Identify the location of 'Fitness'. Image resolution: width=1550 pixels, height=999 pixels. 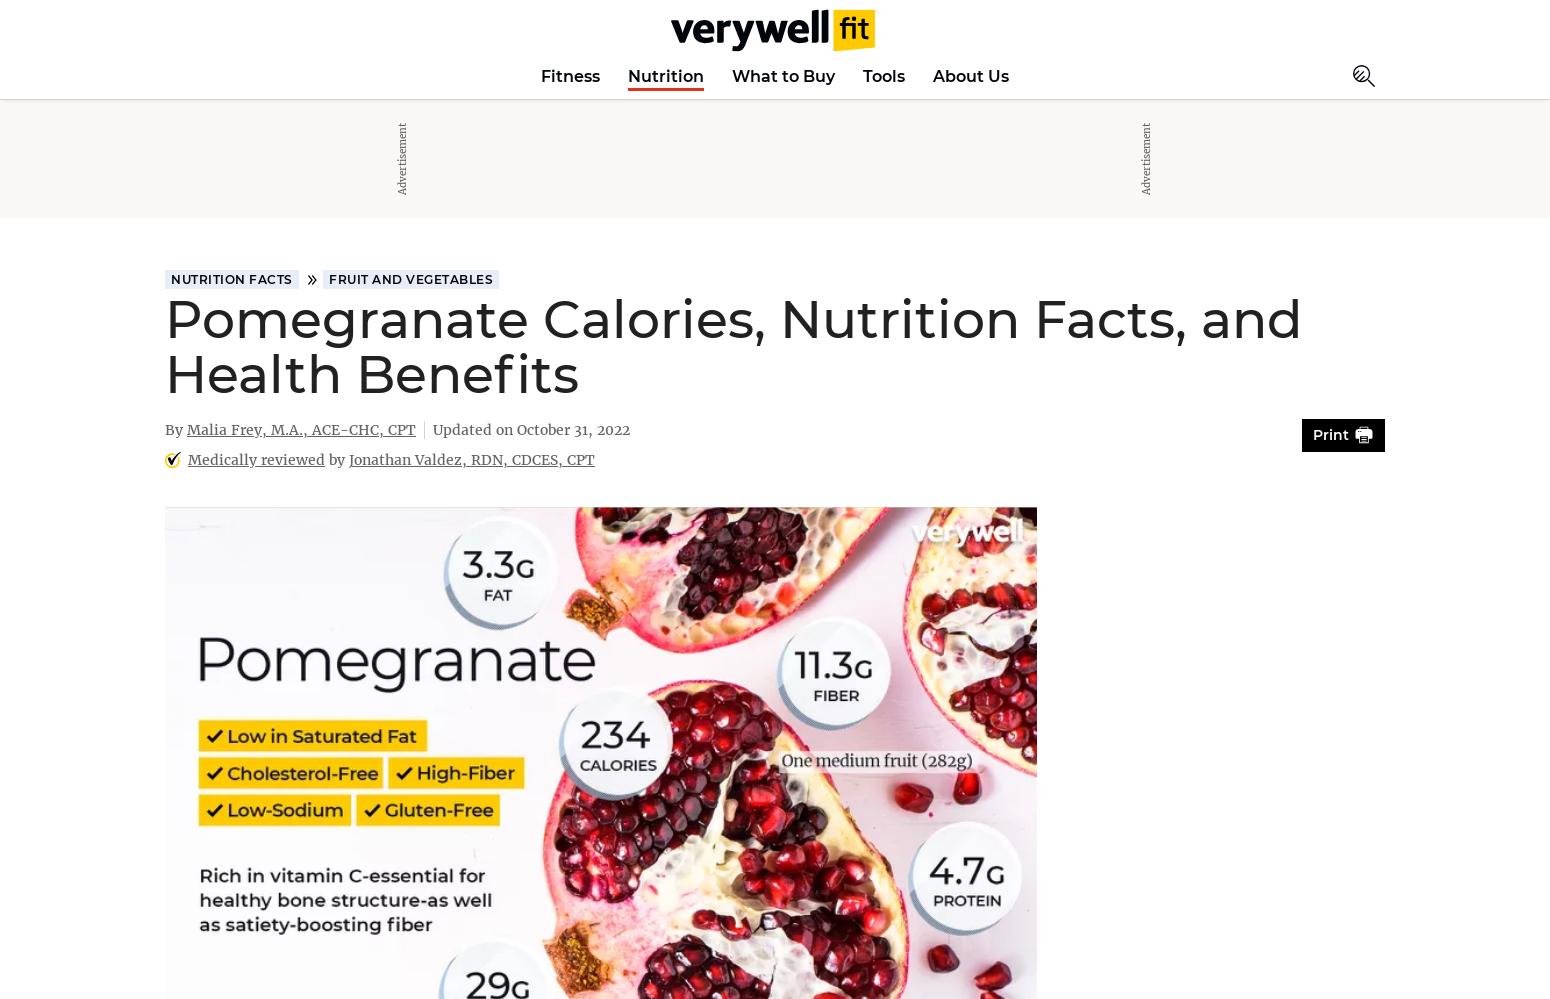
(539, 75).